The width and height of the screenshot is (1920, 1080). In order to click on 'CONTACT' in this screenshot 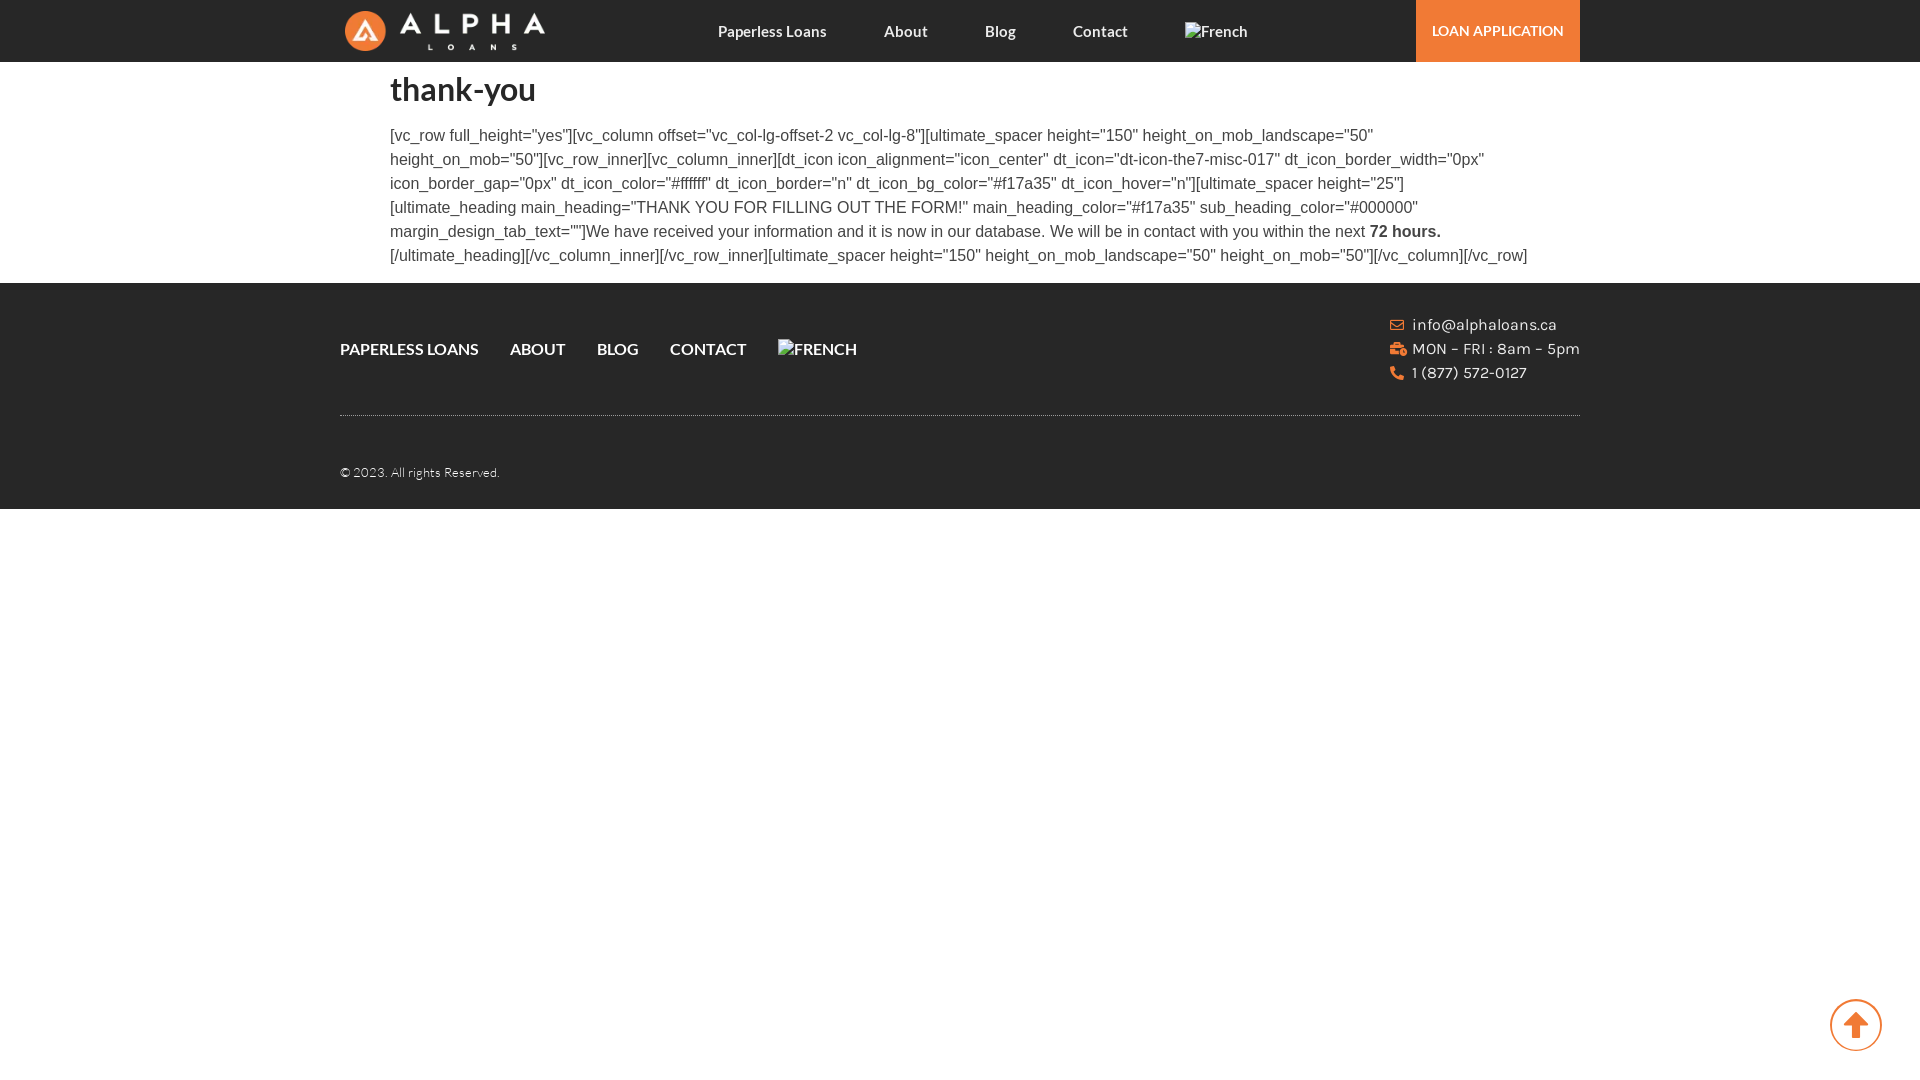, I will do `click(708, 347)`.